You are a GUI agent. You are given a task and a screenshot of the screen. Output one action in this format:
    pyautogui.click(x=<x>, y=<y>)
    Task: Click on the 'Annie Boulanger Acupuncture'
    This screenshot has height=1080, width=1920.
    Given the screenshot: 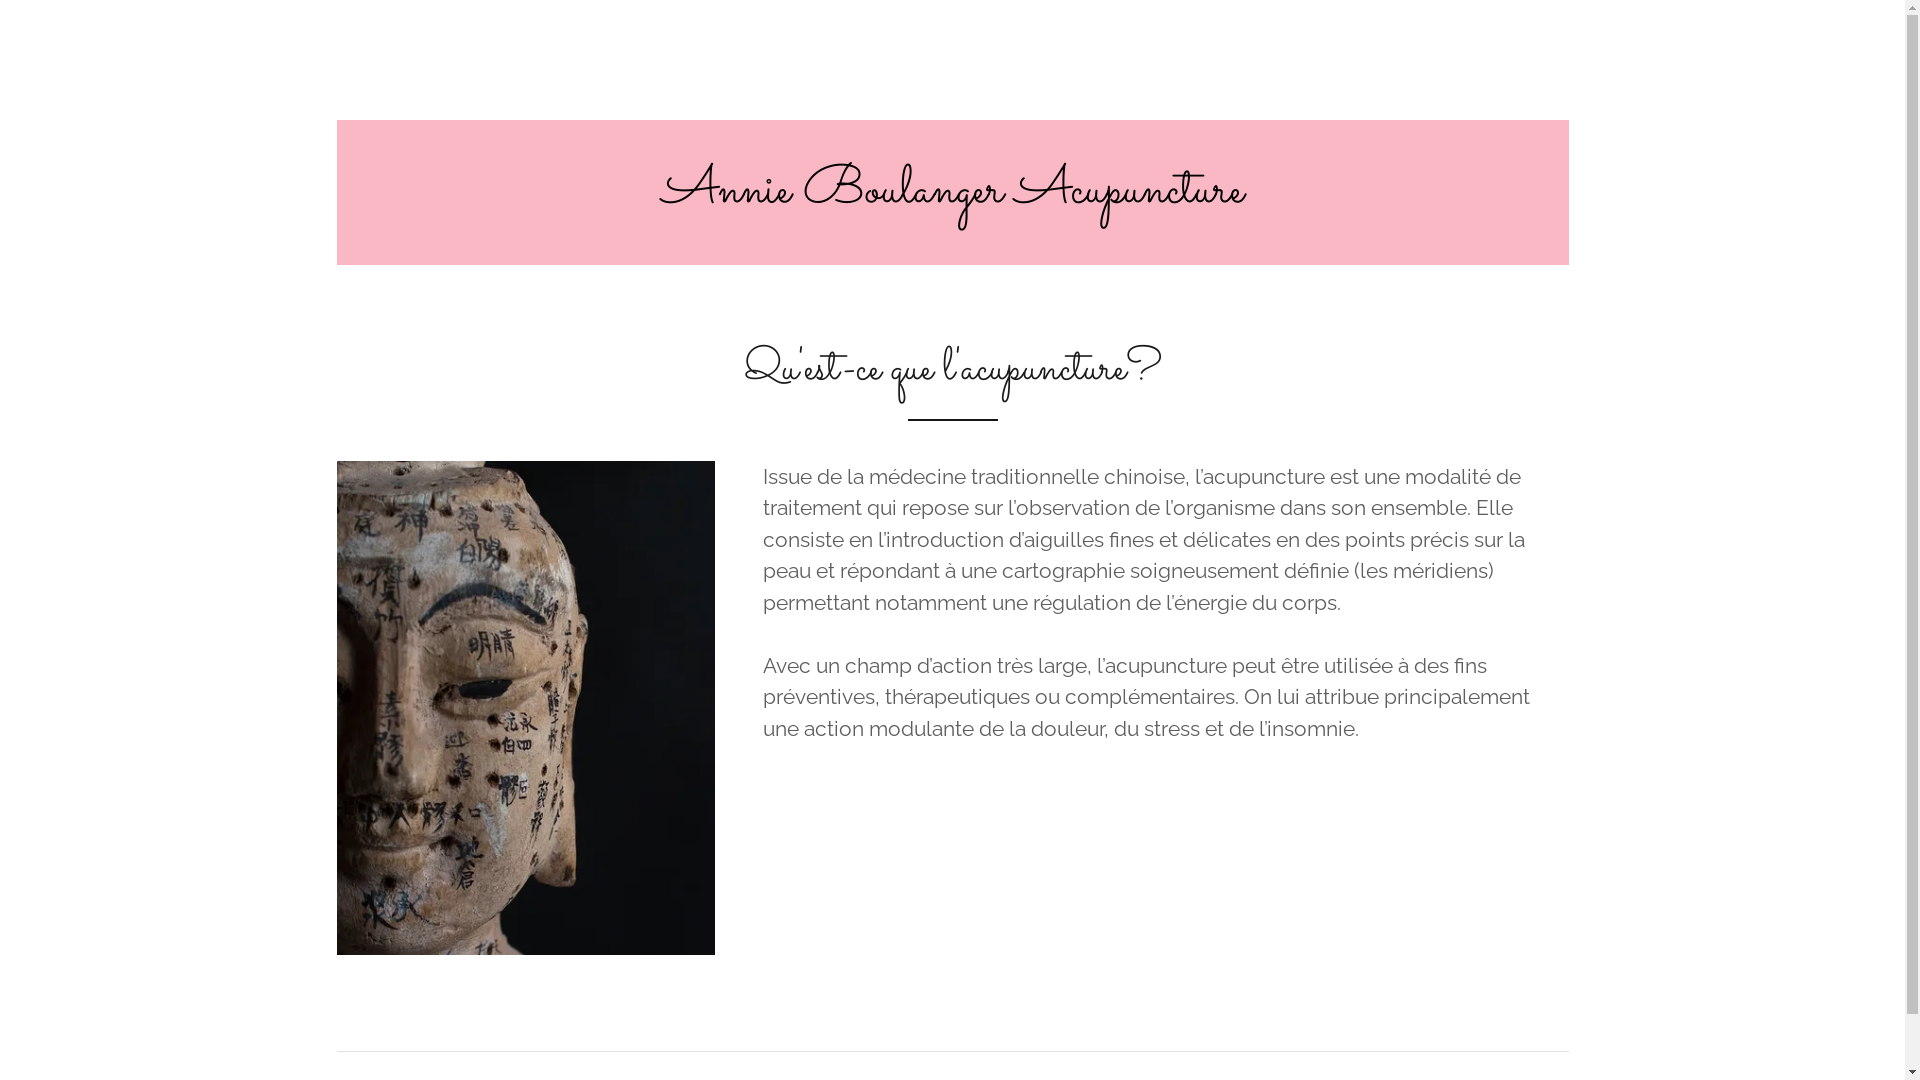 What is the action you would take?
    pyautogui.click(x=952, y=194)
    